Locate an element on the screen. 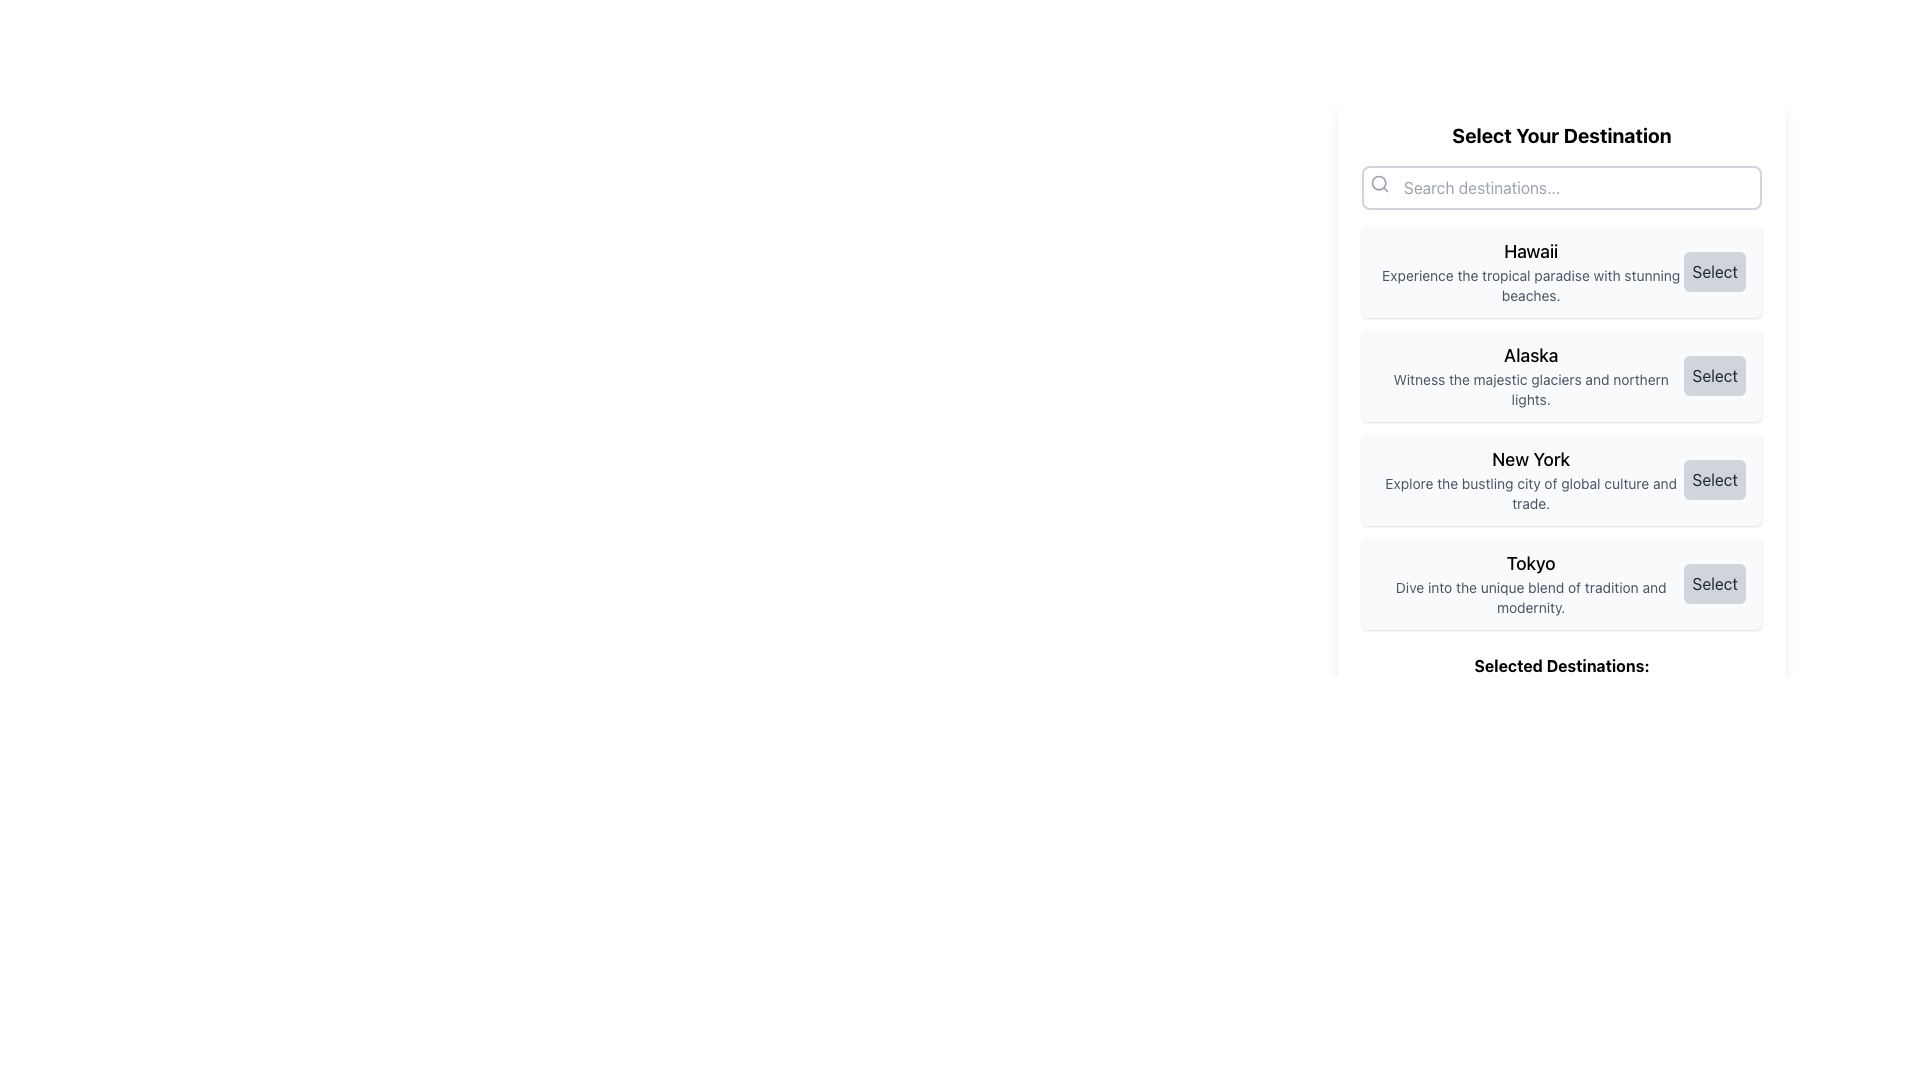 The width and height of the screenshot is (1920, 1080). the descriptive text label providing information about the 'Hawaii' destination, which is positioned directly below the 'Hawaii' title in the vertical list of destinations is located at coordinates (1530, 285).